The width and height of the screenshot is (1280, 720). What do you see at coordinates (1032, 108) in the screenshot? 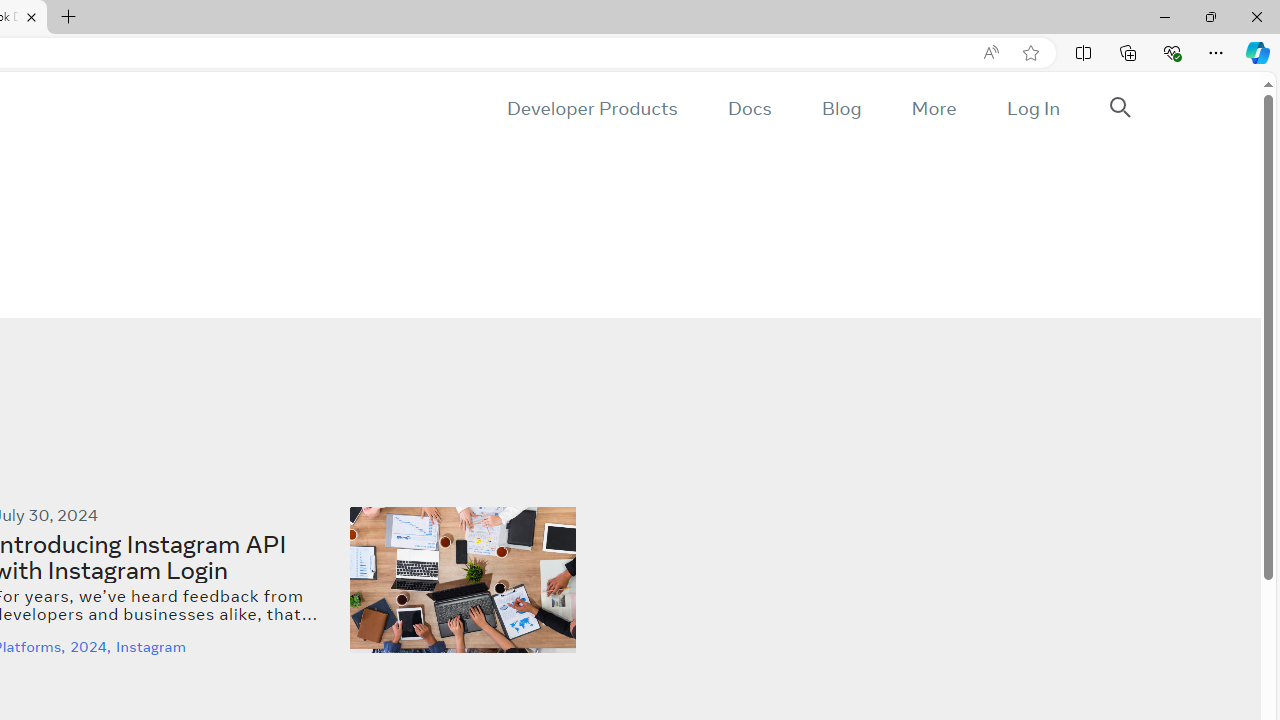
I see `'Log In'` at bounding box center [1032, 108].